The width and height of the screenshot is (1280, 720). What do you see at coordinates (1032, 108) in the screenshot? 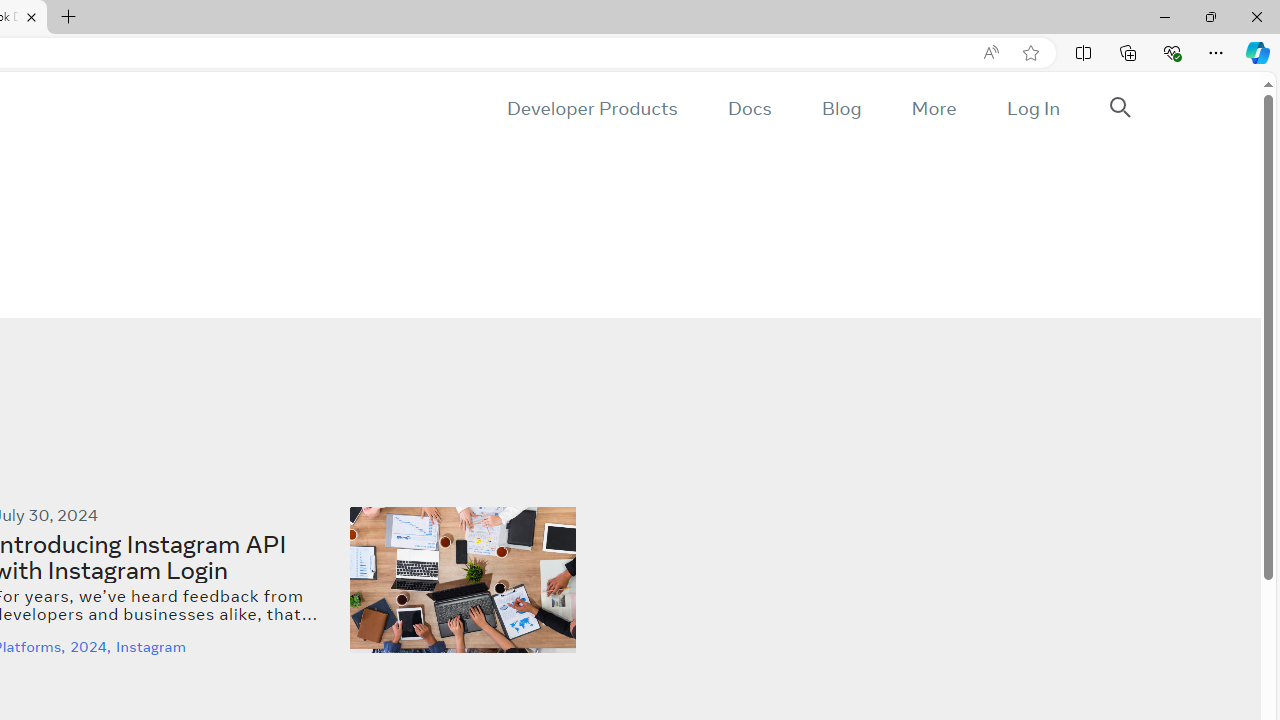
I see `'Log In'` at bounding box center [1032, 108].